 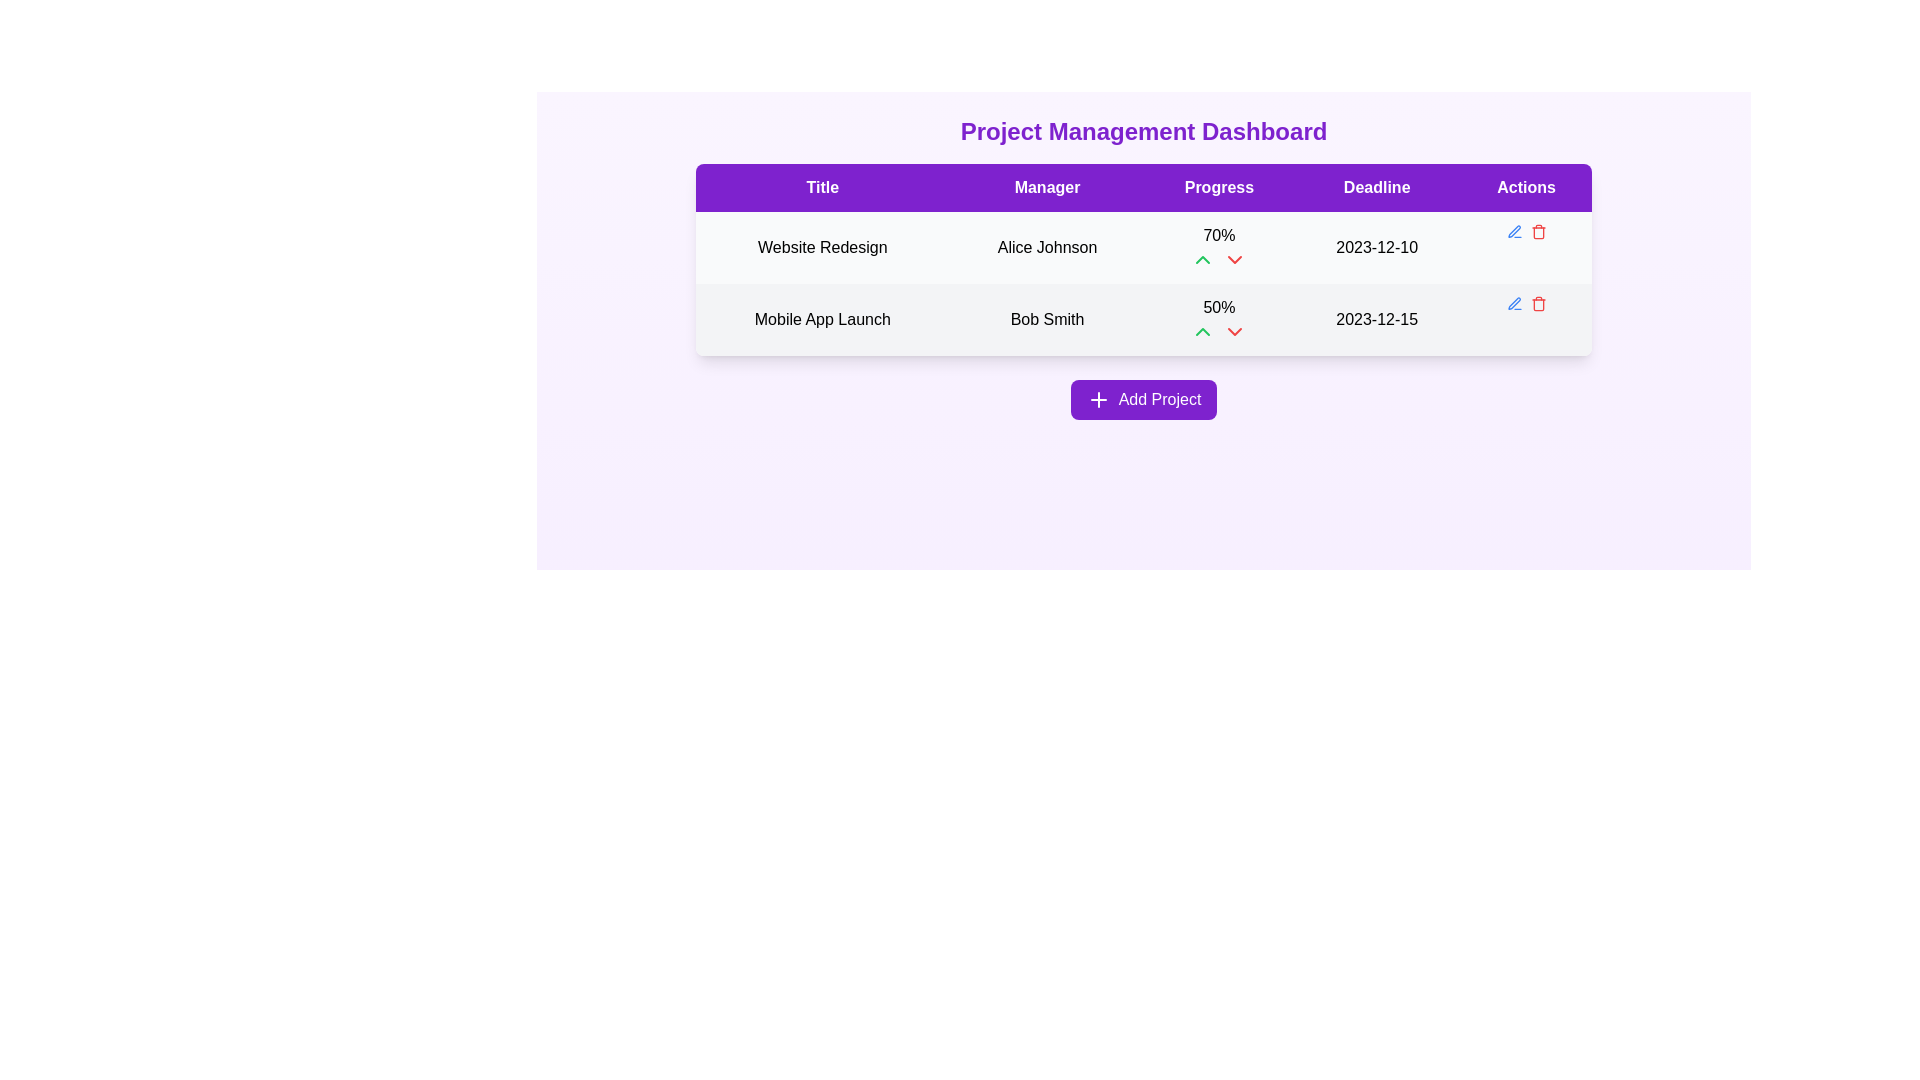 I want to click on the upward-pointing green chevron icon in the 'Progress' column of the second row, so click(x=1202, y=330).